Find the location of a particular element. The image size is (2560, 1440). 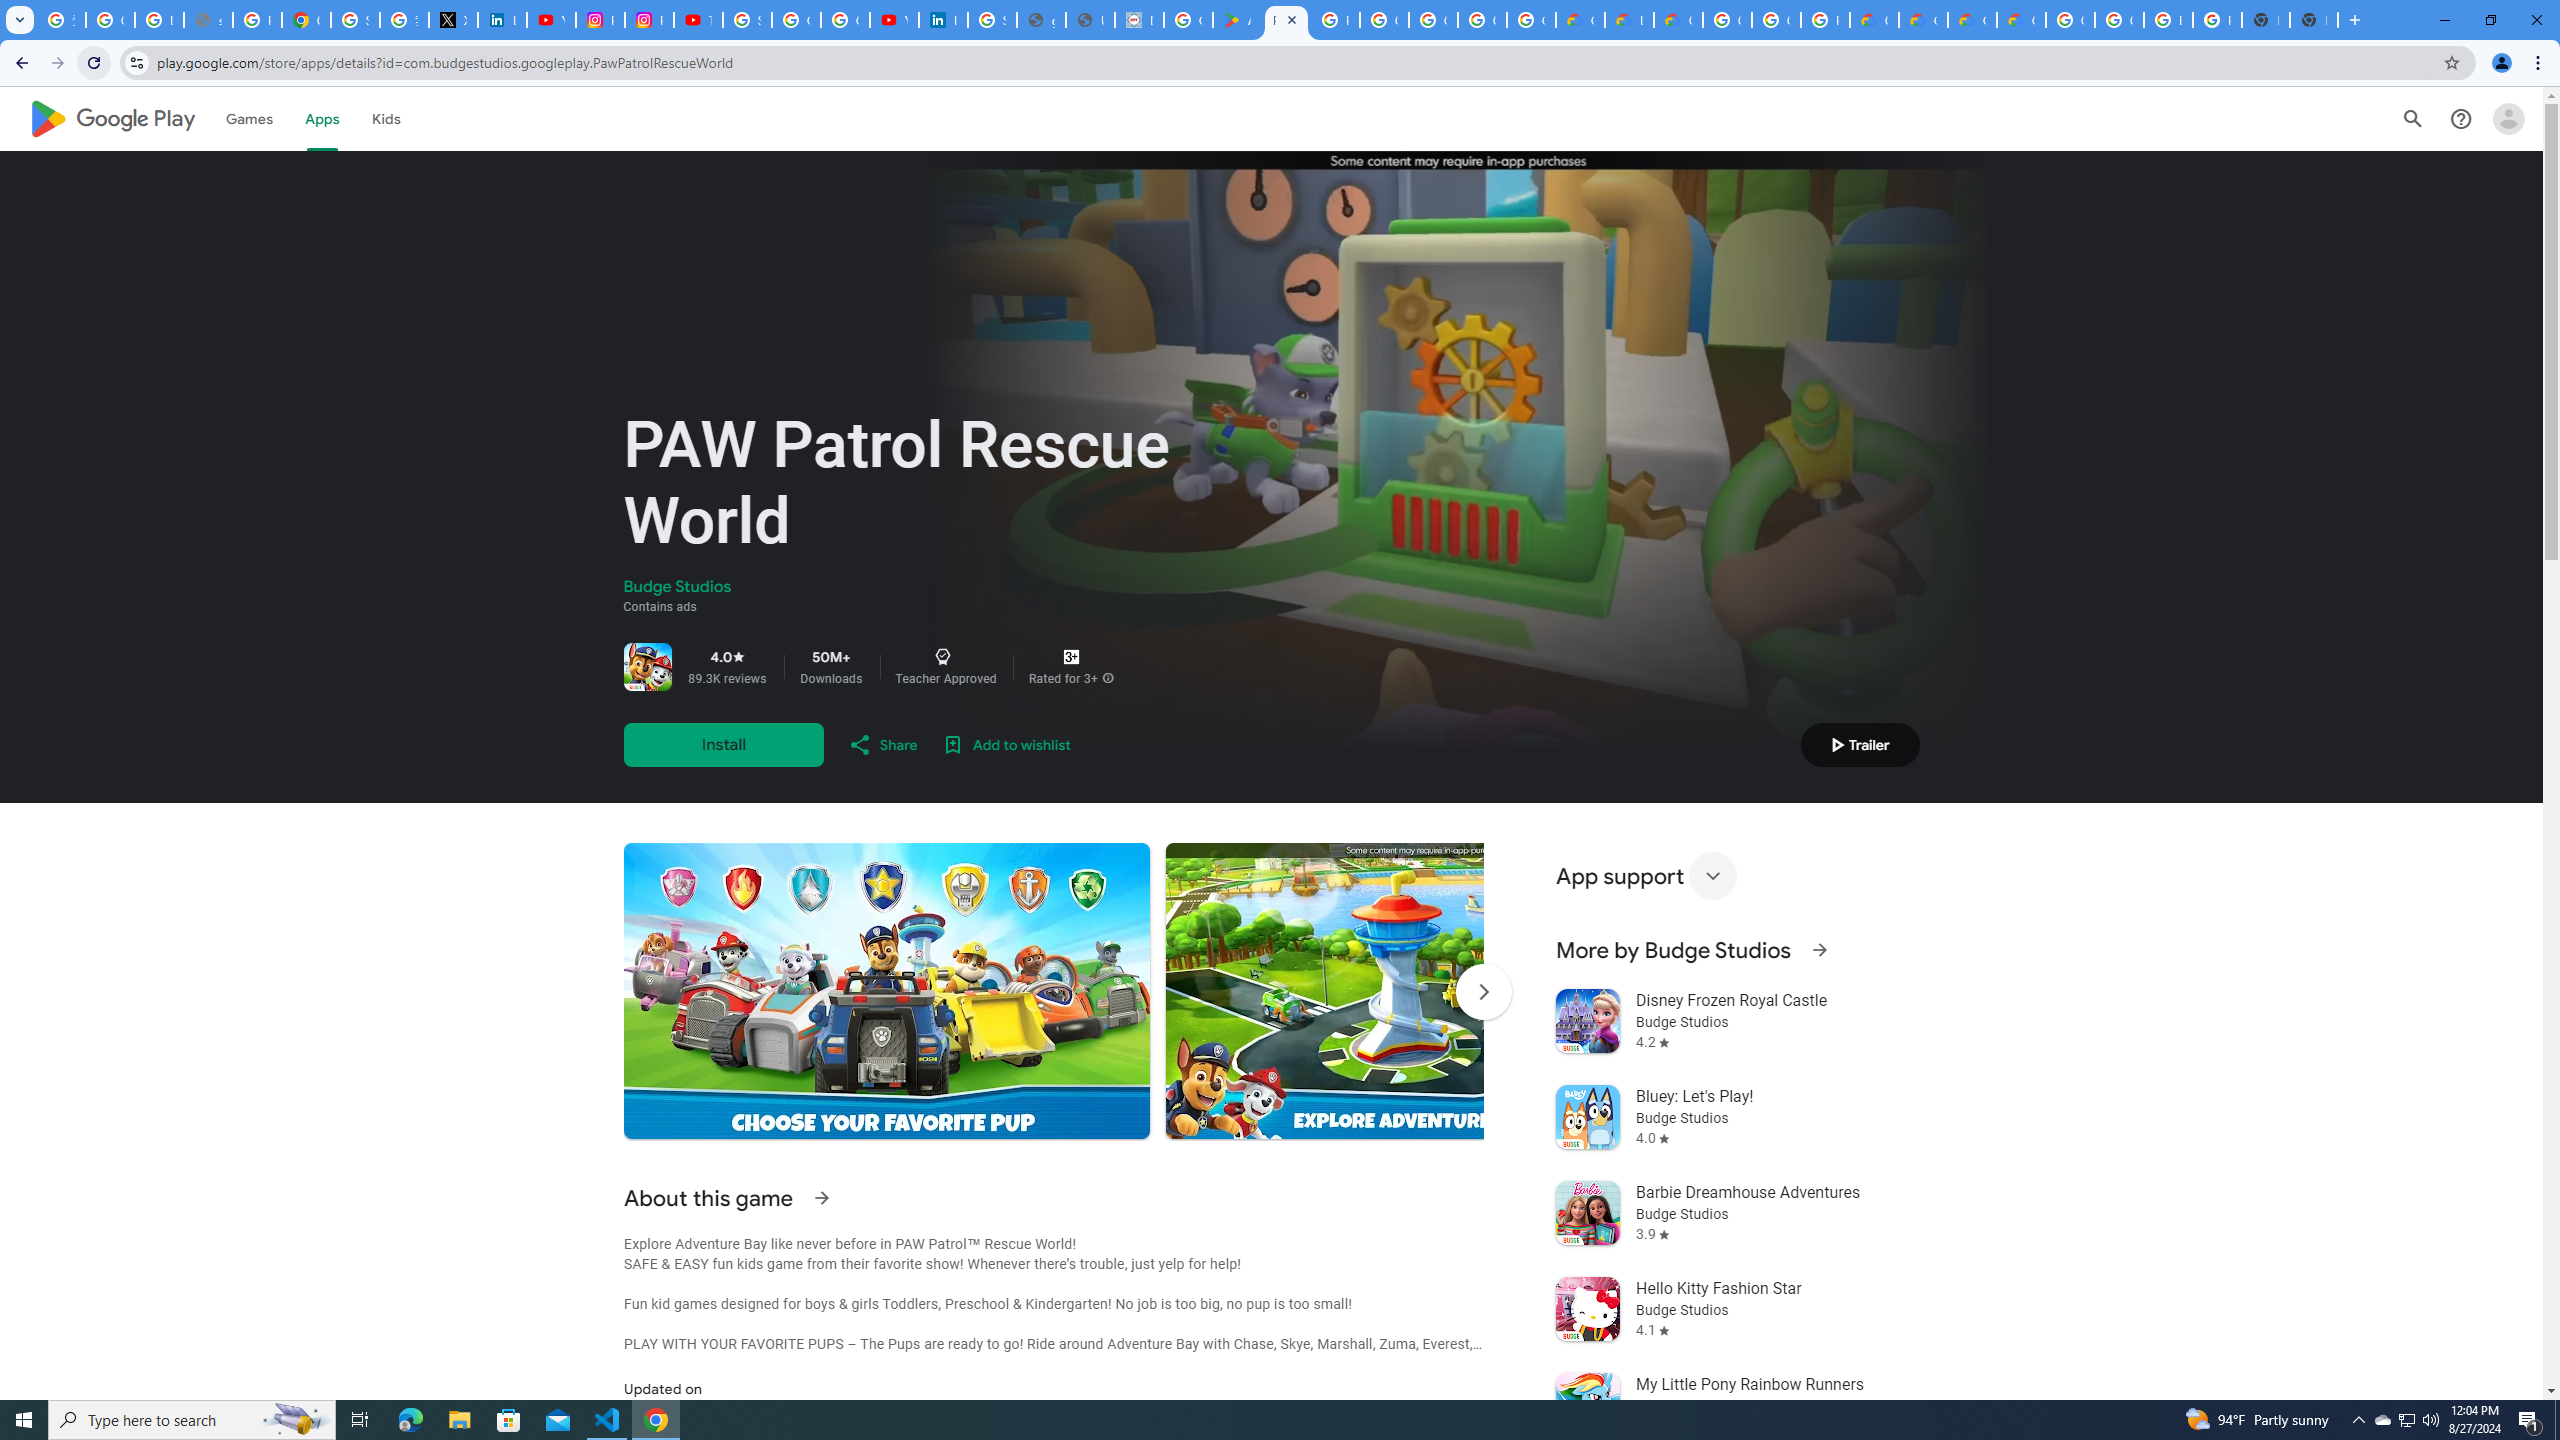

'See more information on More by Budge Studios' is located at coordinates (1818, 949).